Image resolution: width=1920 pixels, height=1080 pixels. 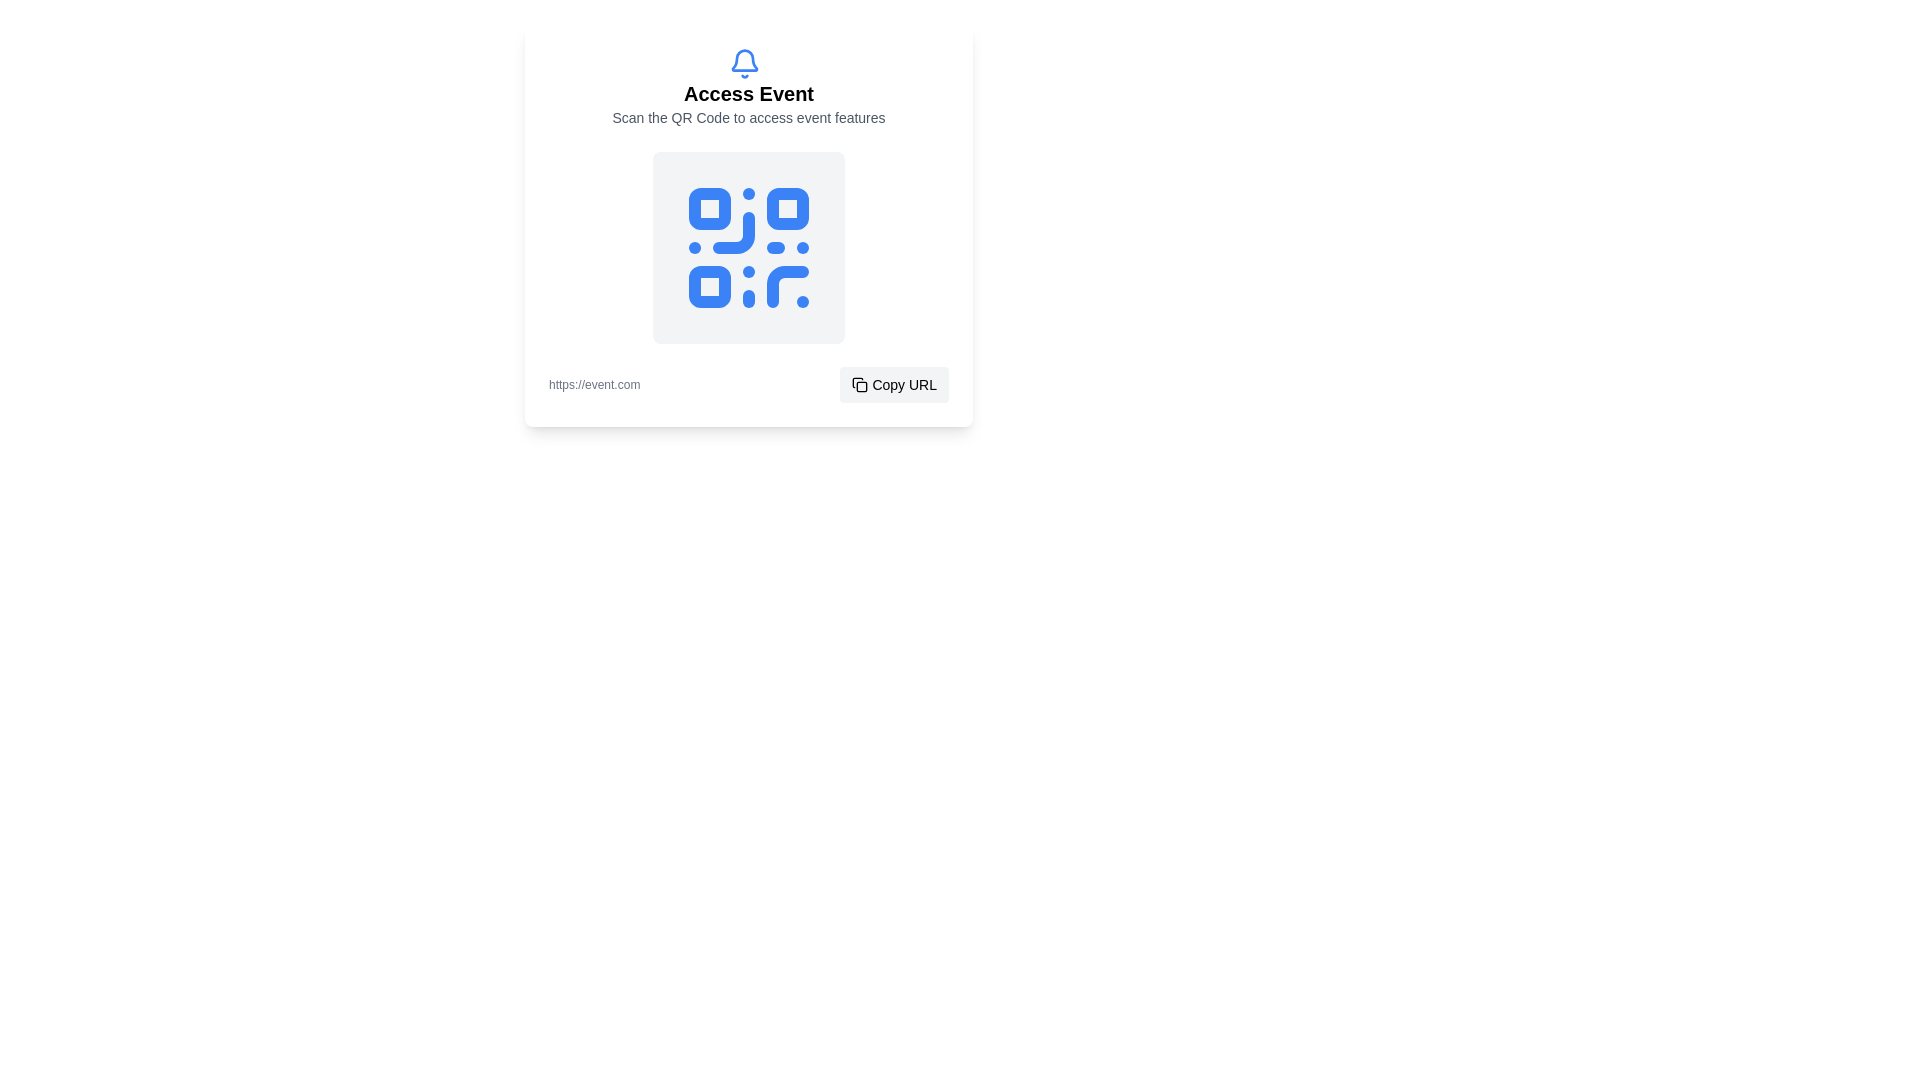 I want to click on the 'Copy URL' button, which is a rectangular button with a light gray background and a copy icon, so click(x=893, y=385).